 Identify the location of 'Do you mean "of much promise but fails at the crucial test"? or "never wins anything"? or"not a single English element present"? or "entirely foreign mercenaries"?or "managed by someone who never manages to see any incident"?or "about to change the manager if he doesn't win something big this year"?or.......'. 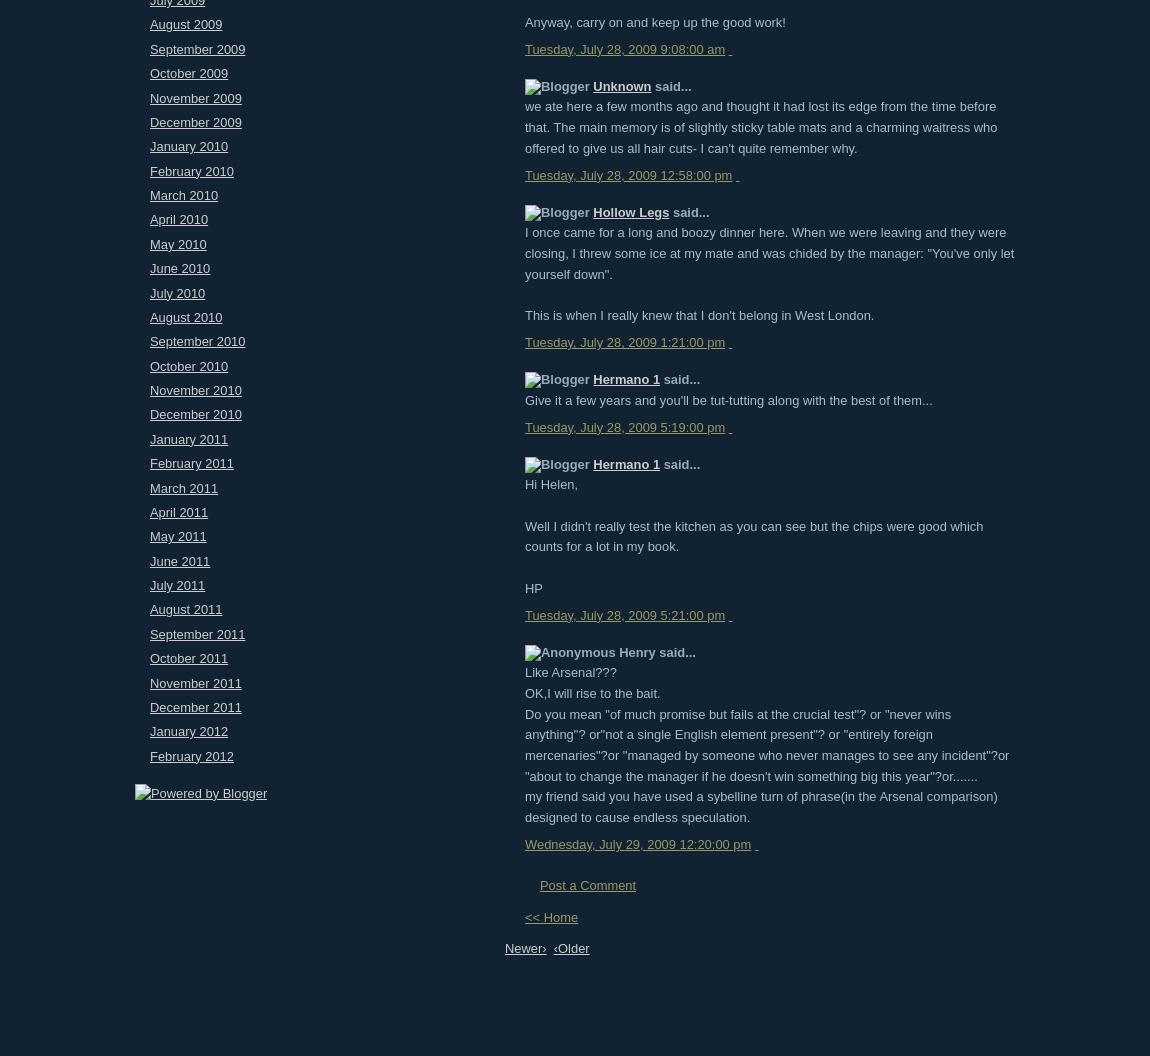
(766, 743).